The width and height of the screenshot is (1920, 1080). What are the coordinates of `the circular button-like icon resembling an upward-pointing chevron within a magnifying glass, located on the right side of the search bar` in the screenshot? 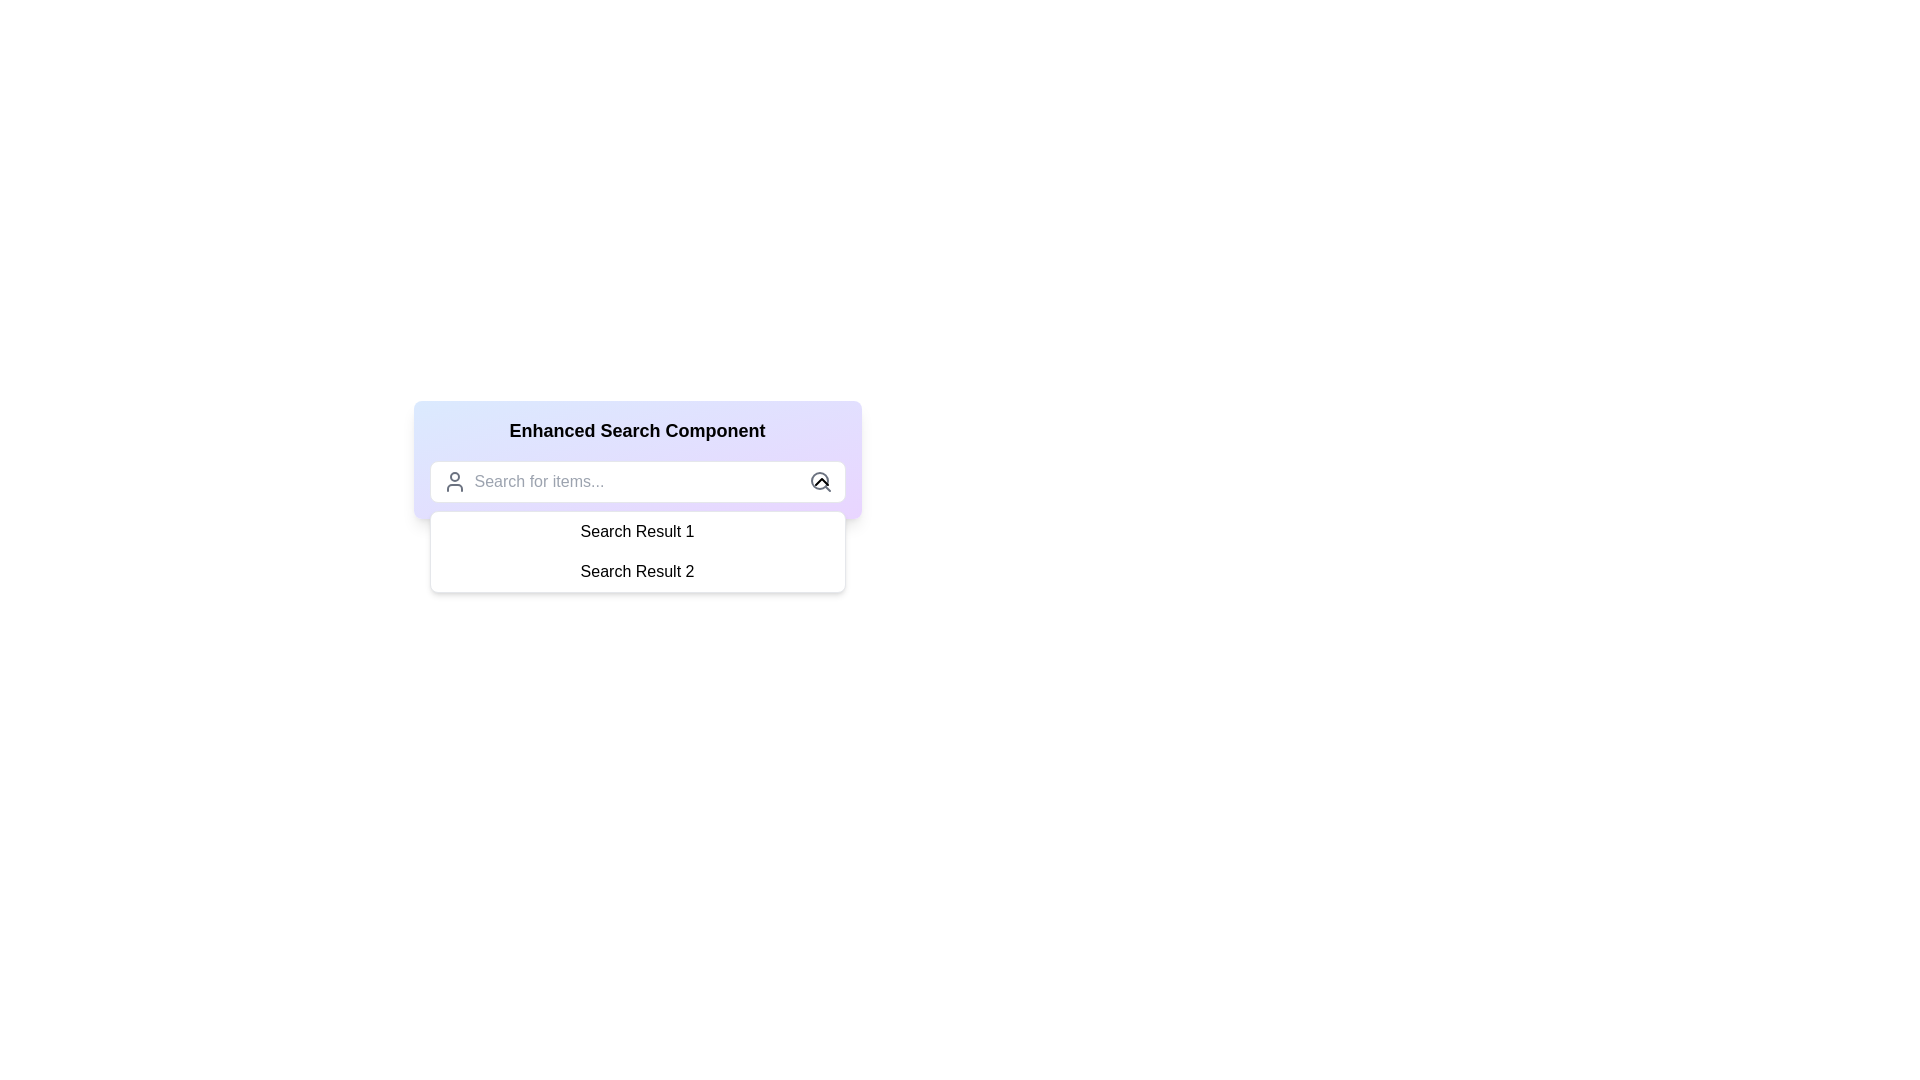 It's located at (821, 482).